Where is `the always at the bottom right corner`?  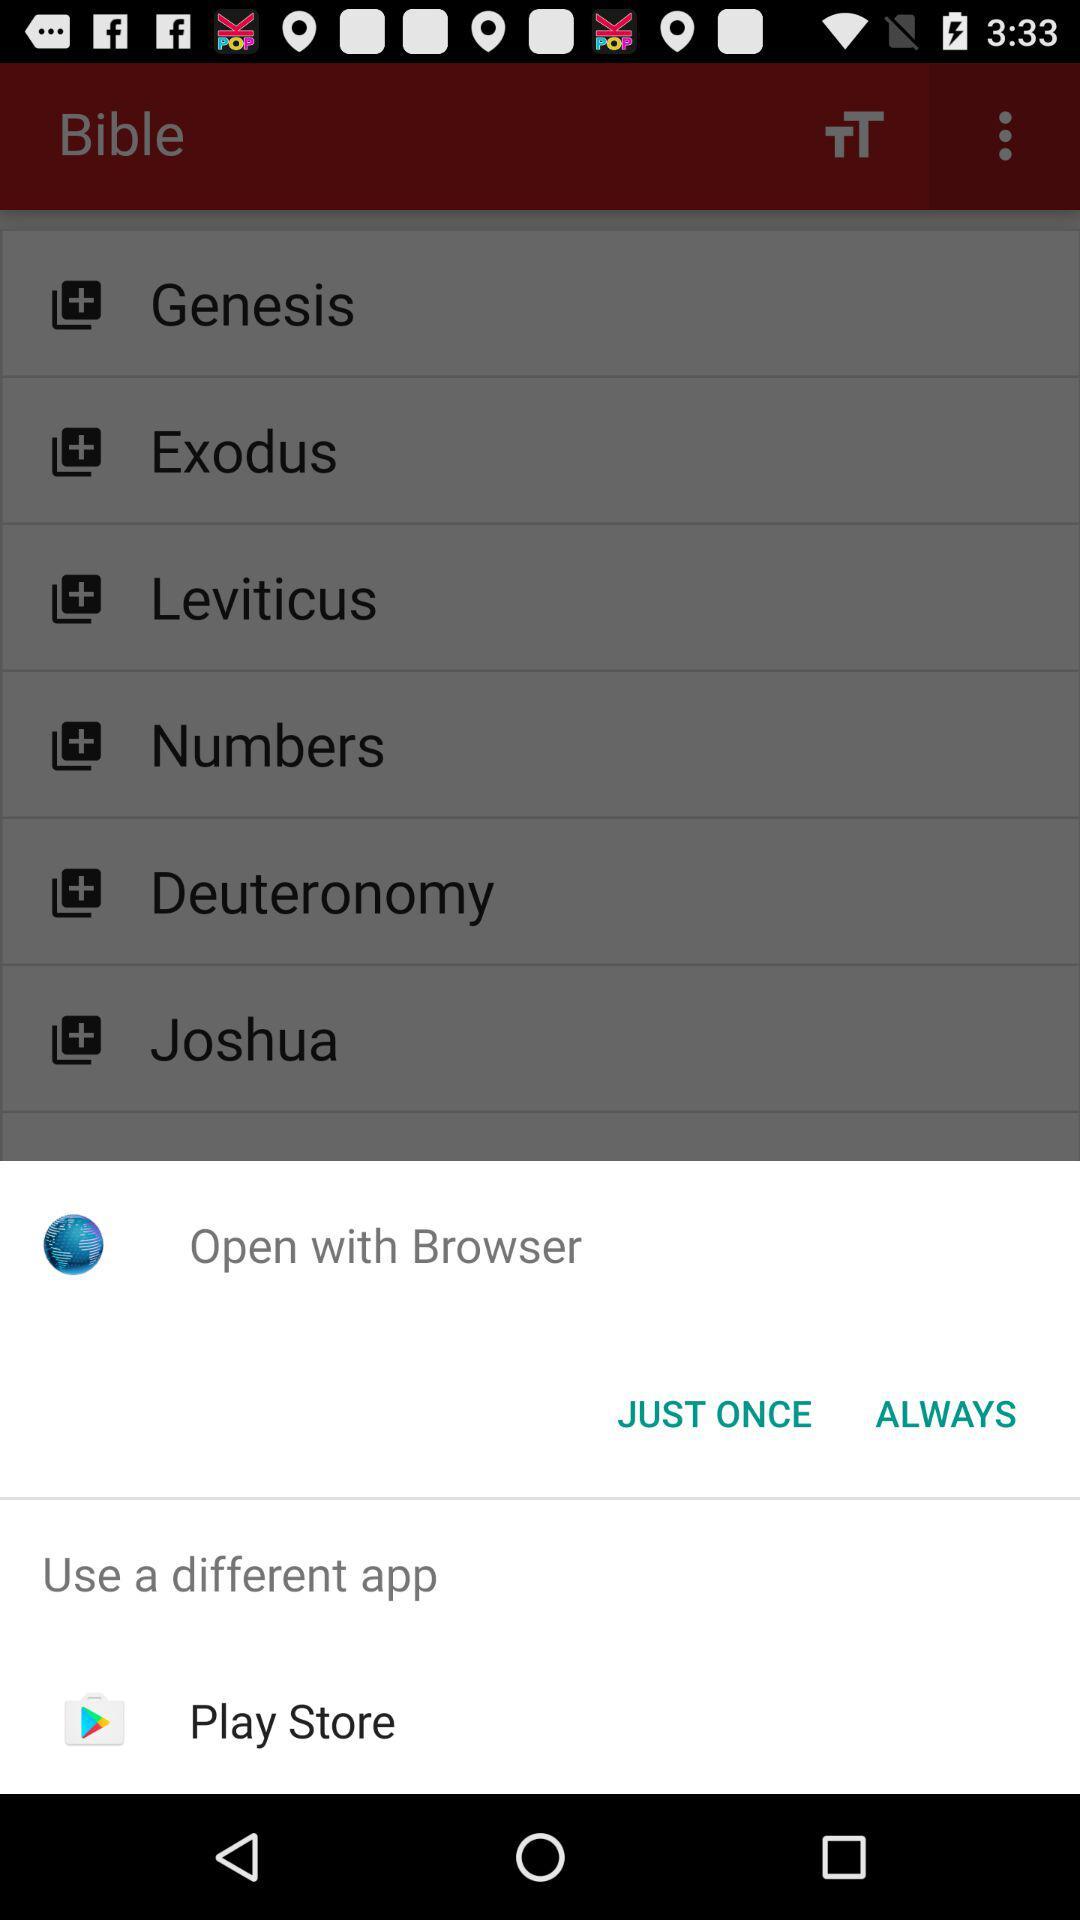
the always at the bottom right corner is located at coordinates (945, 1411).